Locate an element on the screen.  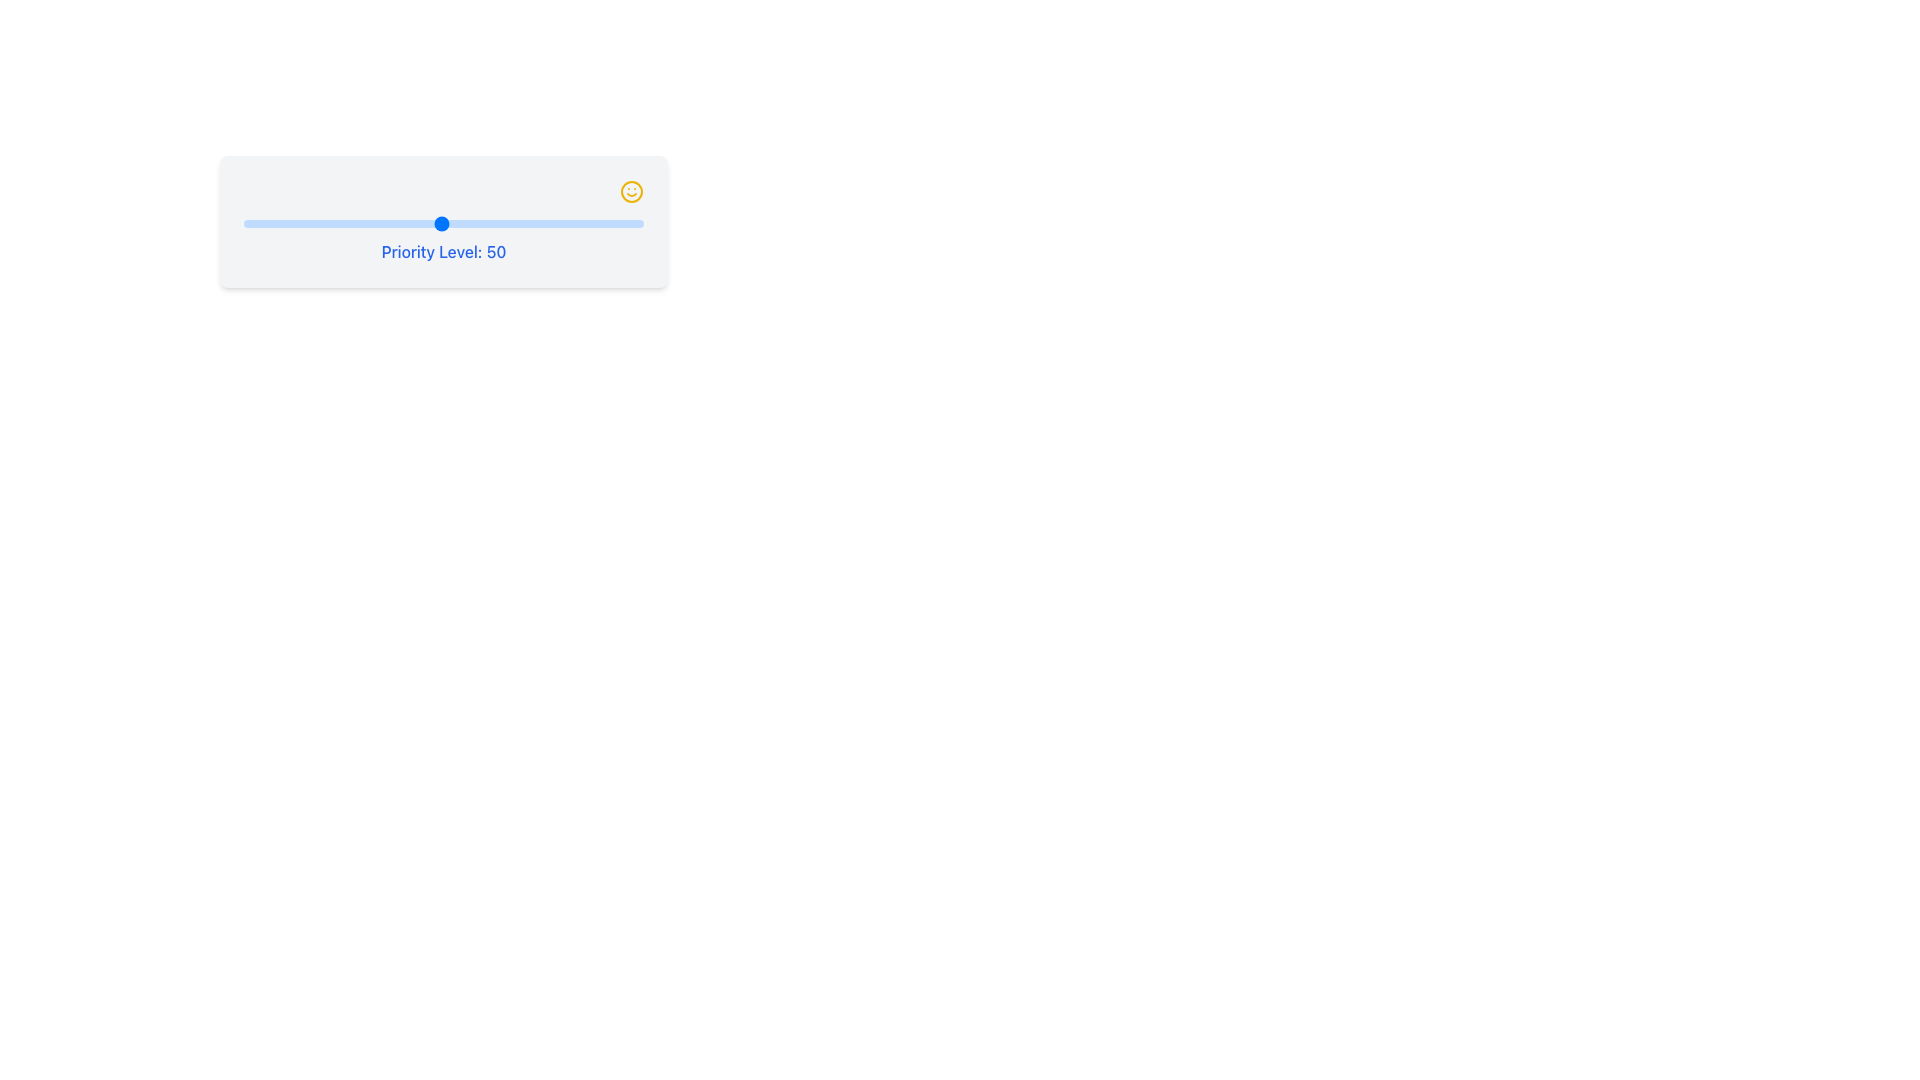
the priority level is located at coordinates (416, 223).